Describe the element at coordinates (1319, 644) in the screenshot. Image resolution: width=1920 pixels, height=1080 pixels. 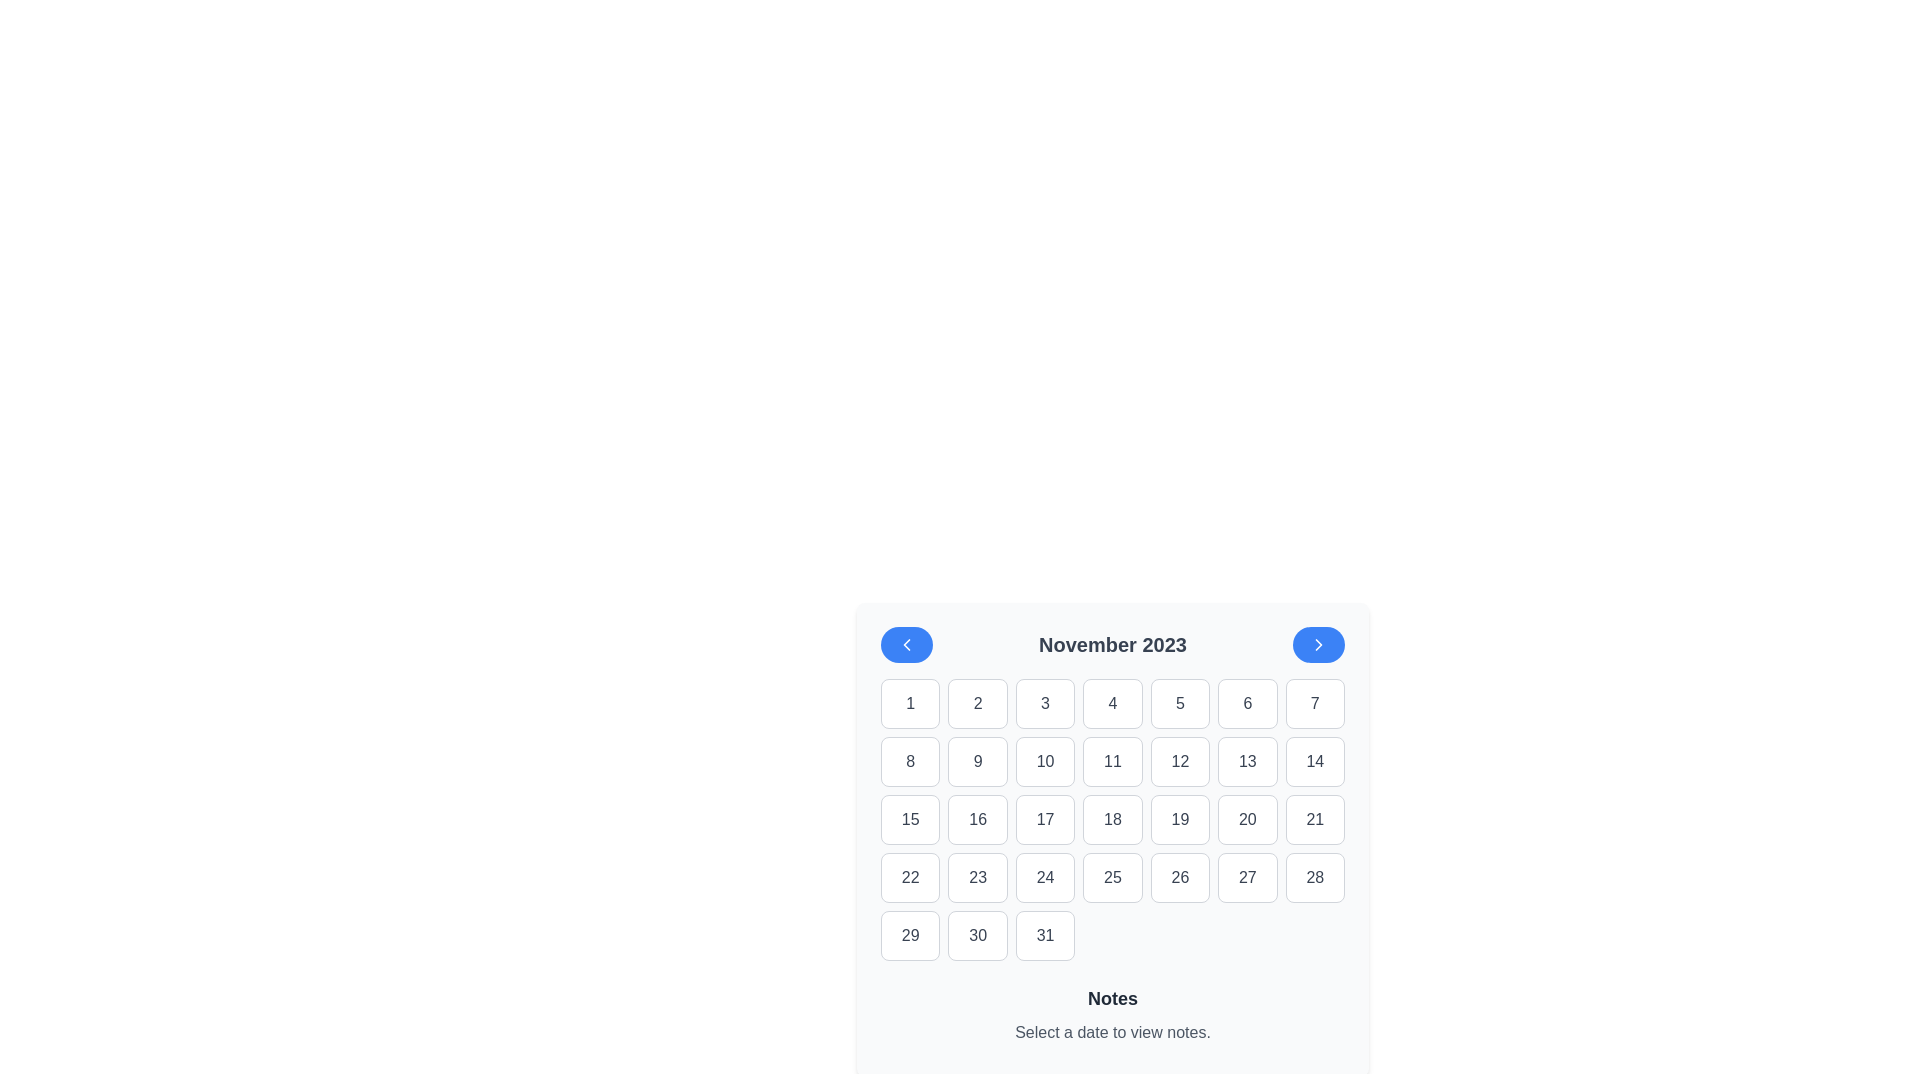
I see `the rightward-facing chevron arrow icon inside the blue circular button located at the top-right corner of the calendar interface` at that location.